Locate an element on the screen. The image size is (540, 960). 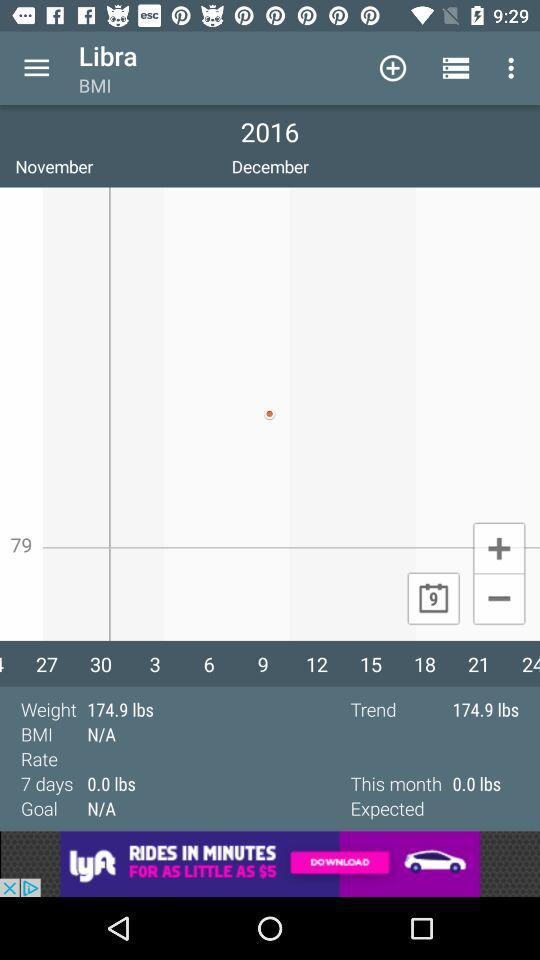
zoom out is located at coordinates (498, 600).